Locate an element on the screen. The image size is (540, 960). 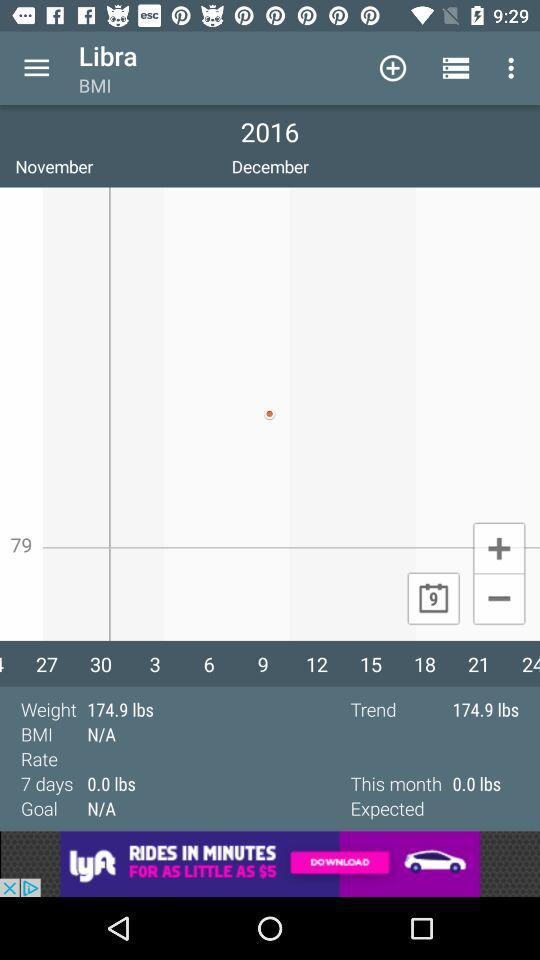
zoom out is located at coordinates (498, 600).